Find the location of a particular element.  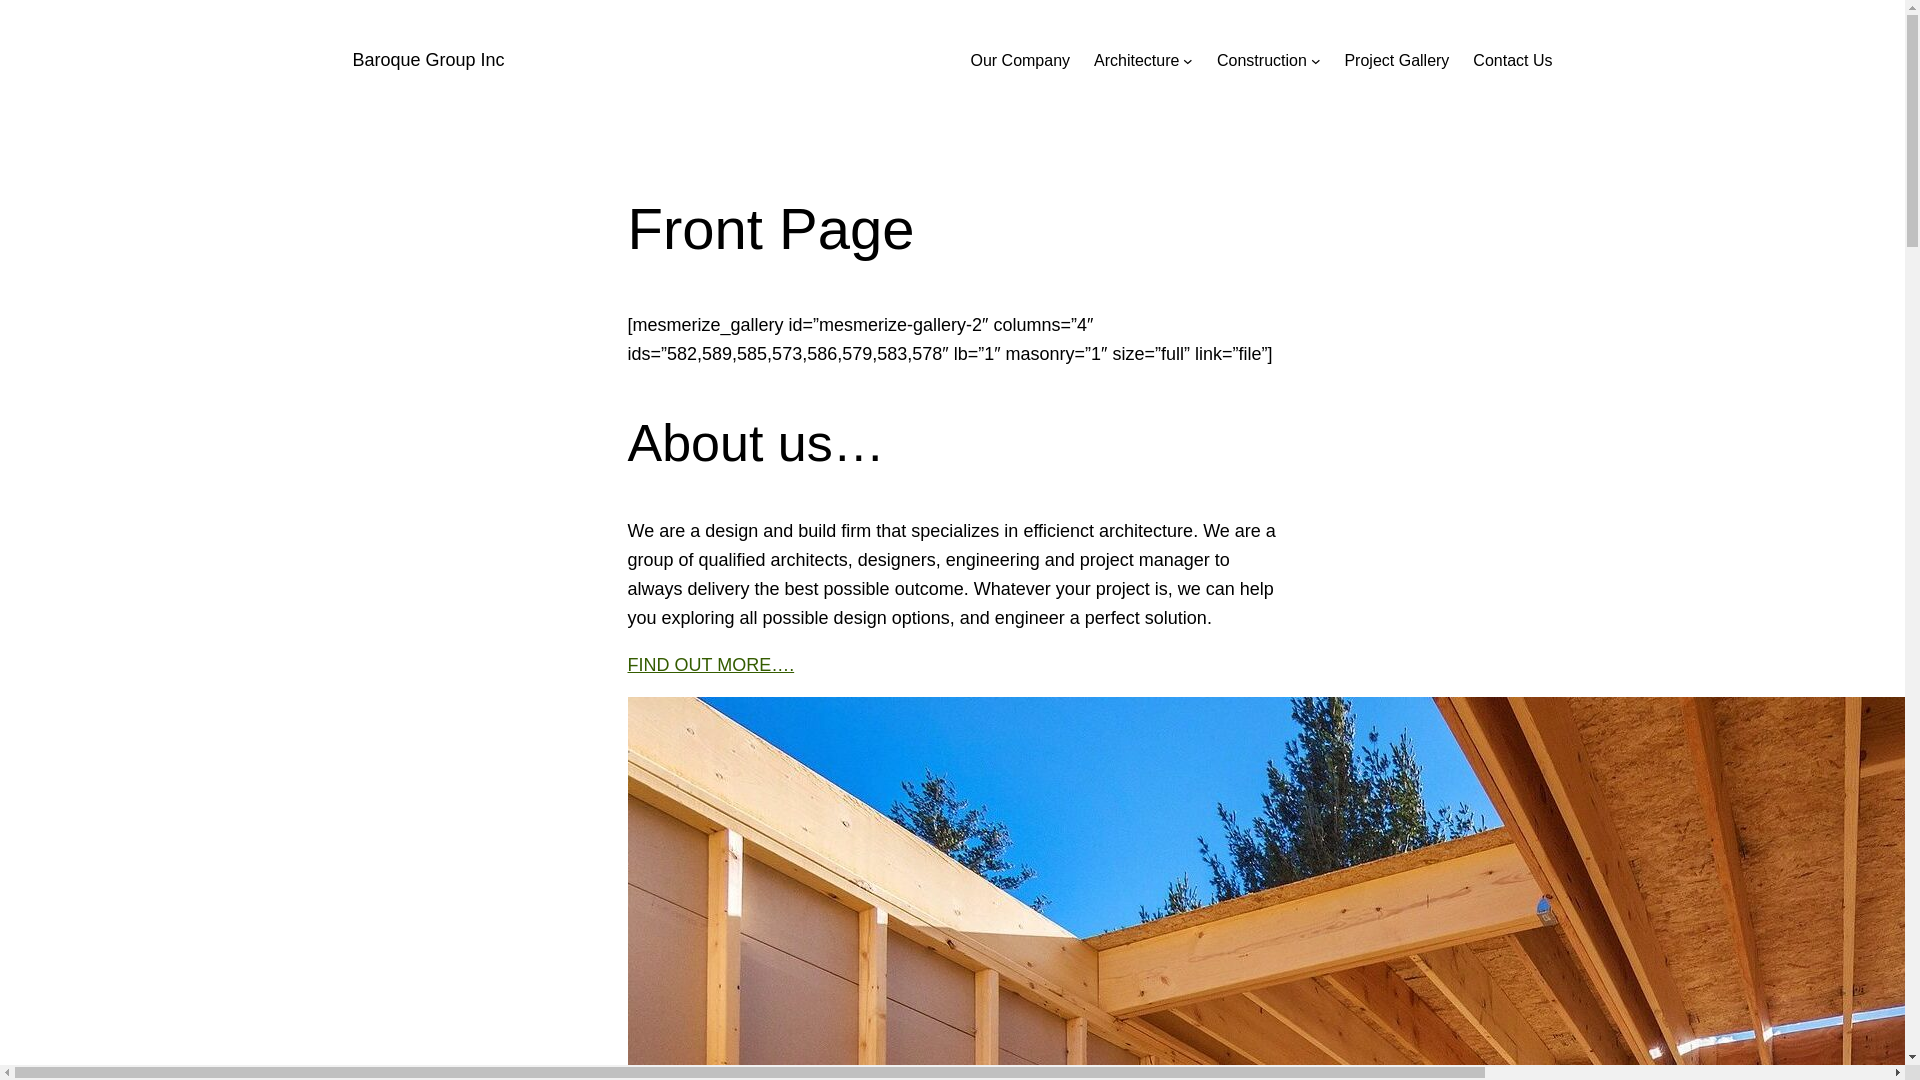

'Our Company' is located at coordinates (1019, 60).